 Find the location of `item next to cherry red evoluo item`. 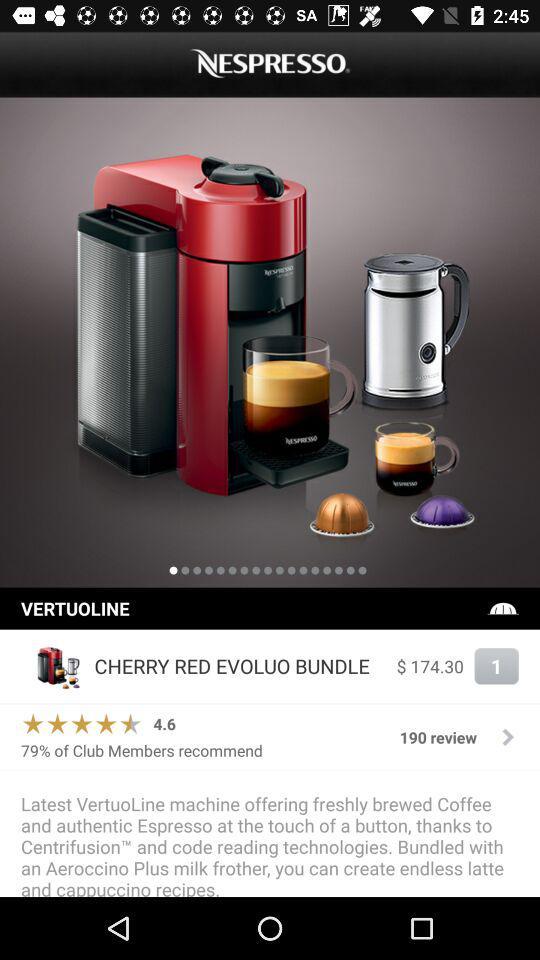

item next to cherry red evoluo item is located at coordinates (429, 666).